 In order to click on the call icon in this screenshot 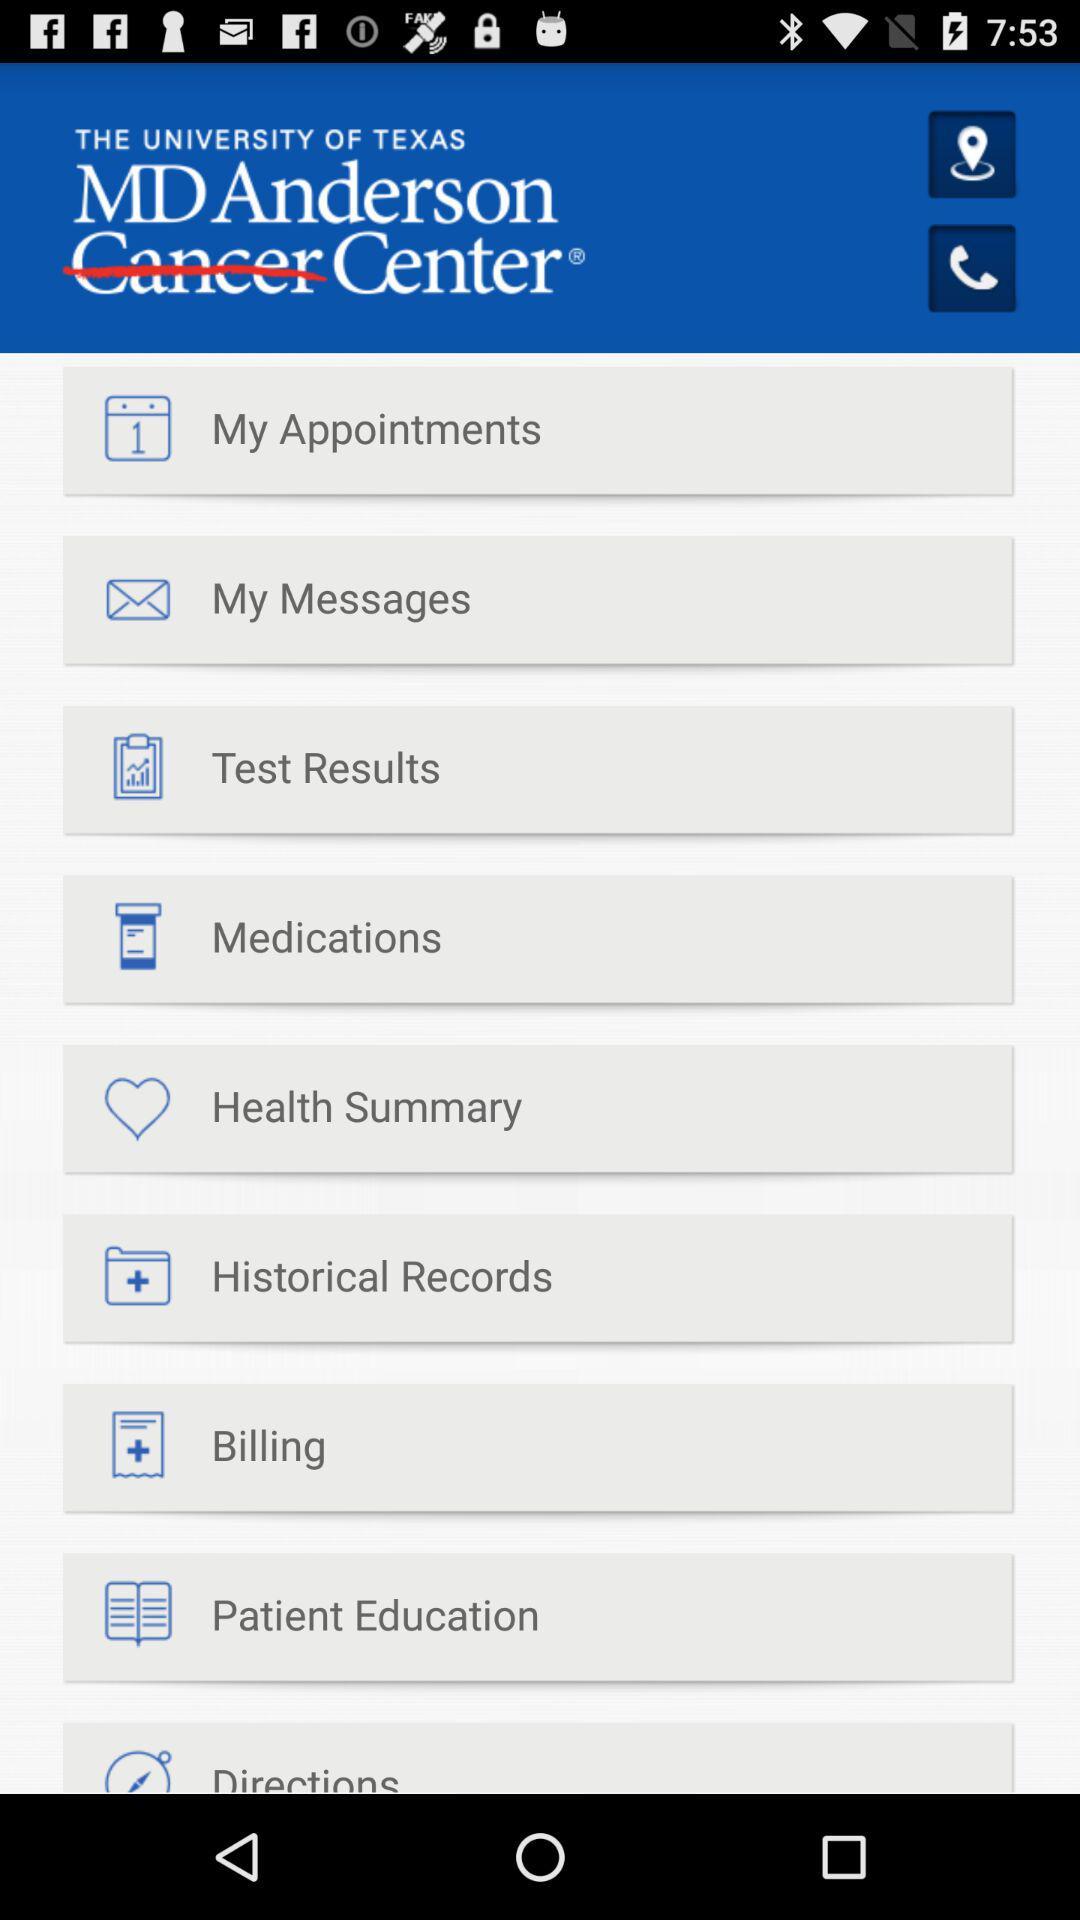, I will do `click(973, 294)`.